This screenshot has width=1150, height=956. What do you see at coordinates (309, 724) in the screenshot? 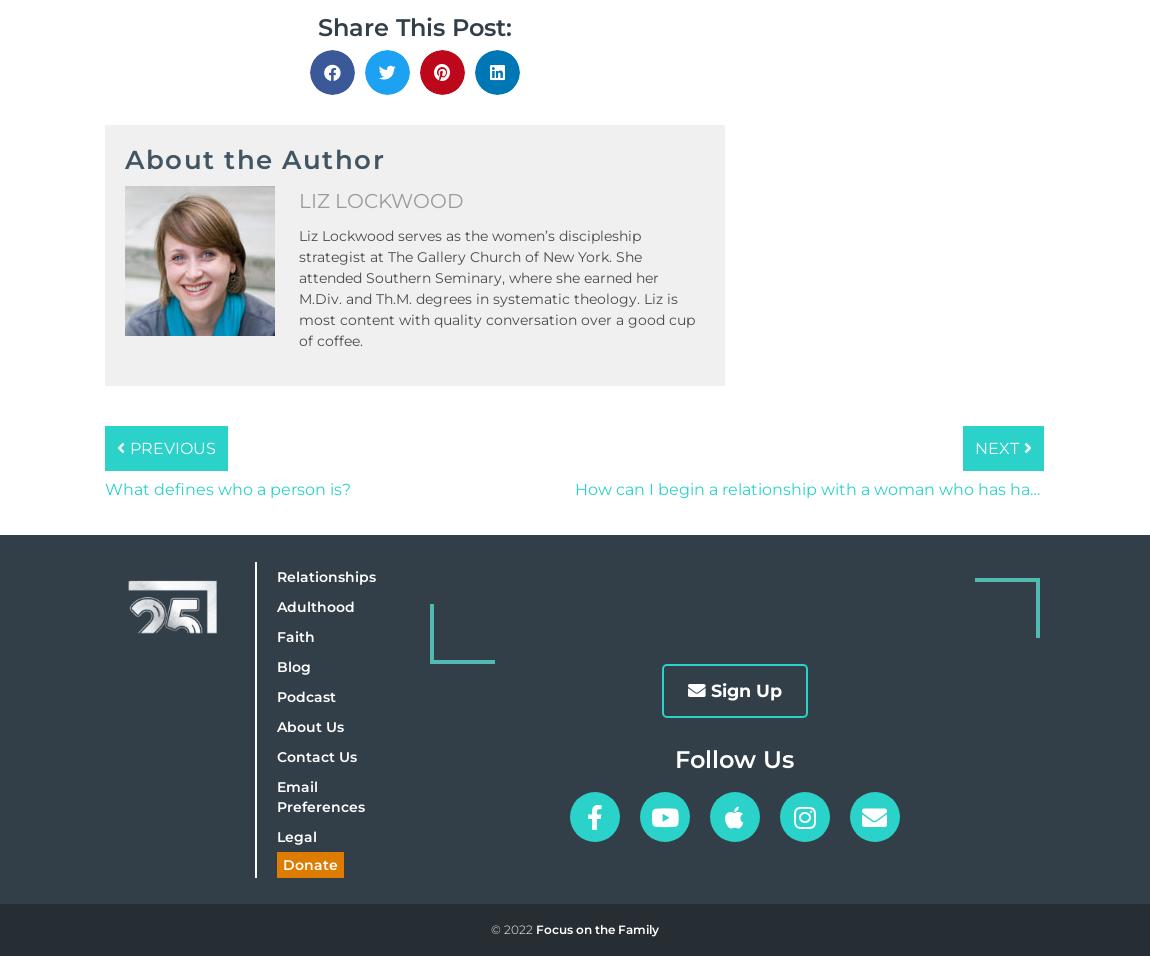
I see `'About Us'` at bounding box center [309, 724].